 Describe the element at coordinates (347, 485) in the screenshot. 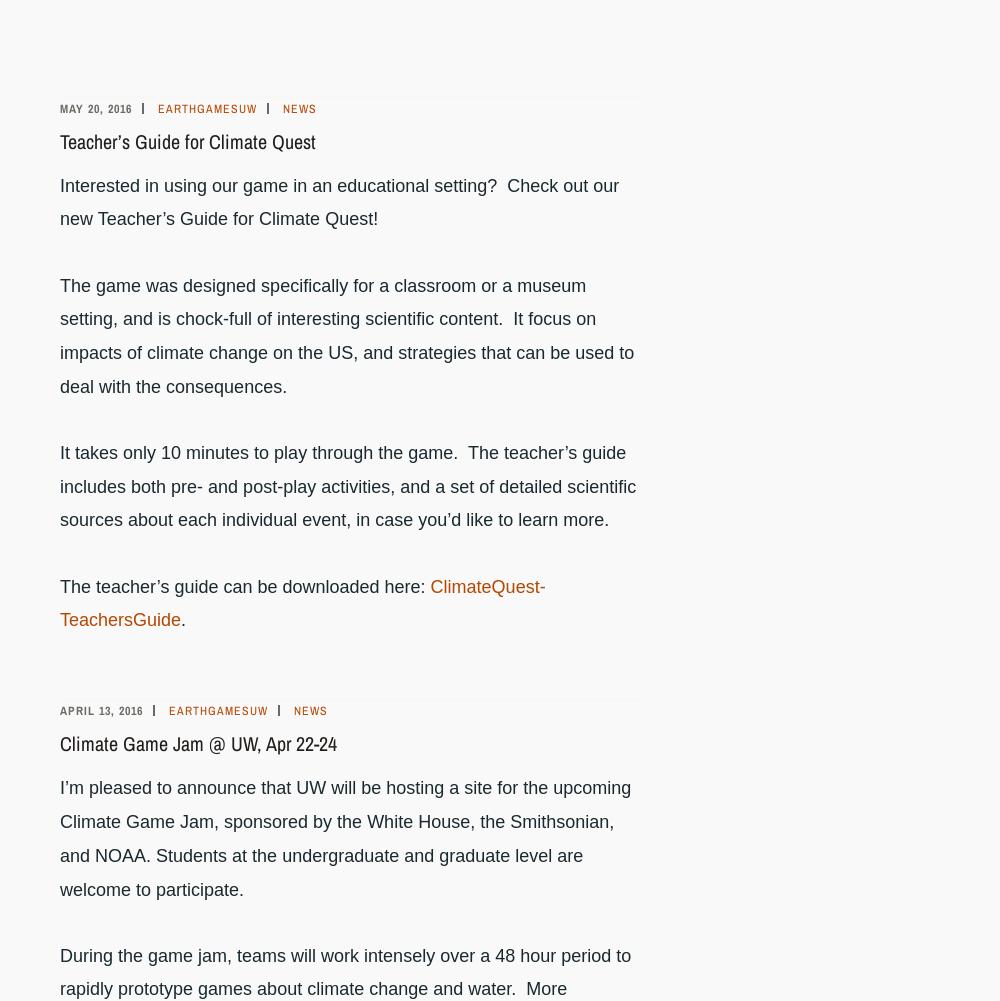

I see `'It takes only 10 minutes to play through the game.  The teacher’s guide includes both pre- and post-play activities, and a set of detailed scientific sources about each individual event, in case you’d like to learn more.'` at that location.